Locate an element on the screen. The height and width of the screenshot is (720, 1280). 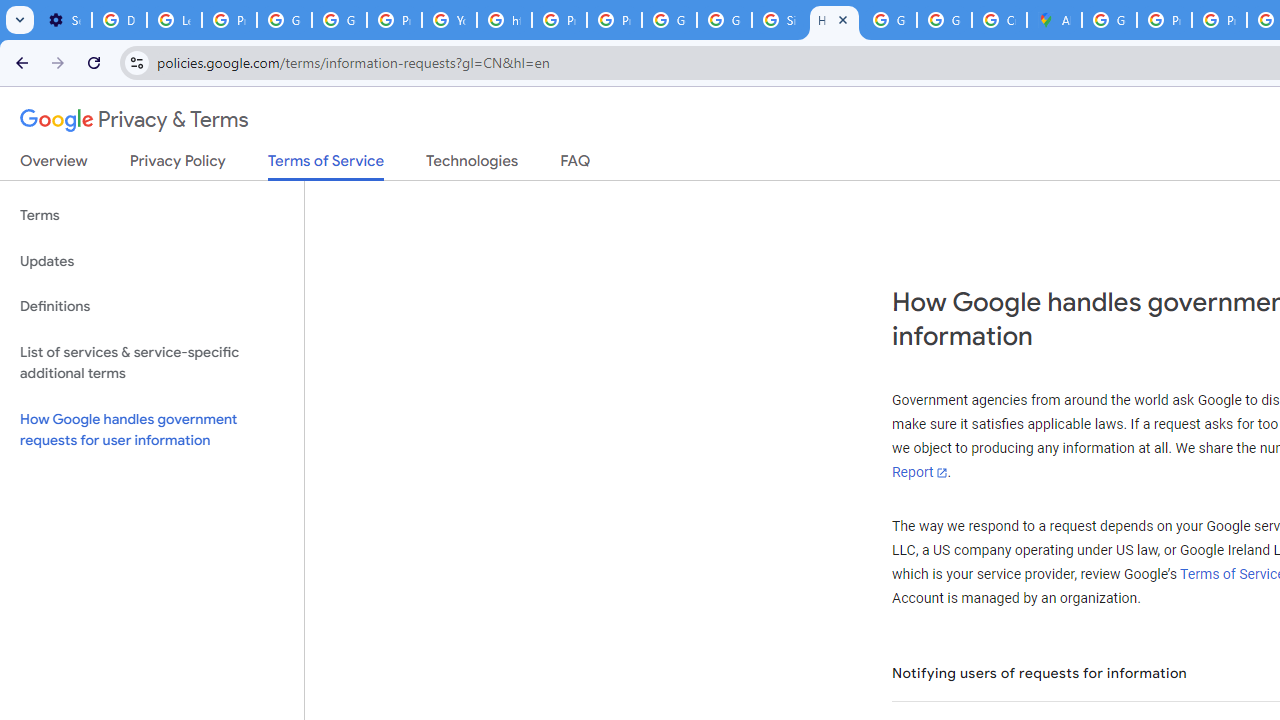
'YouTube' is located at coordinates (448, 20).